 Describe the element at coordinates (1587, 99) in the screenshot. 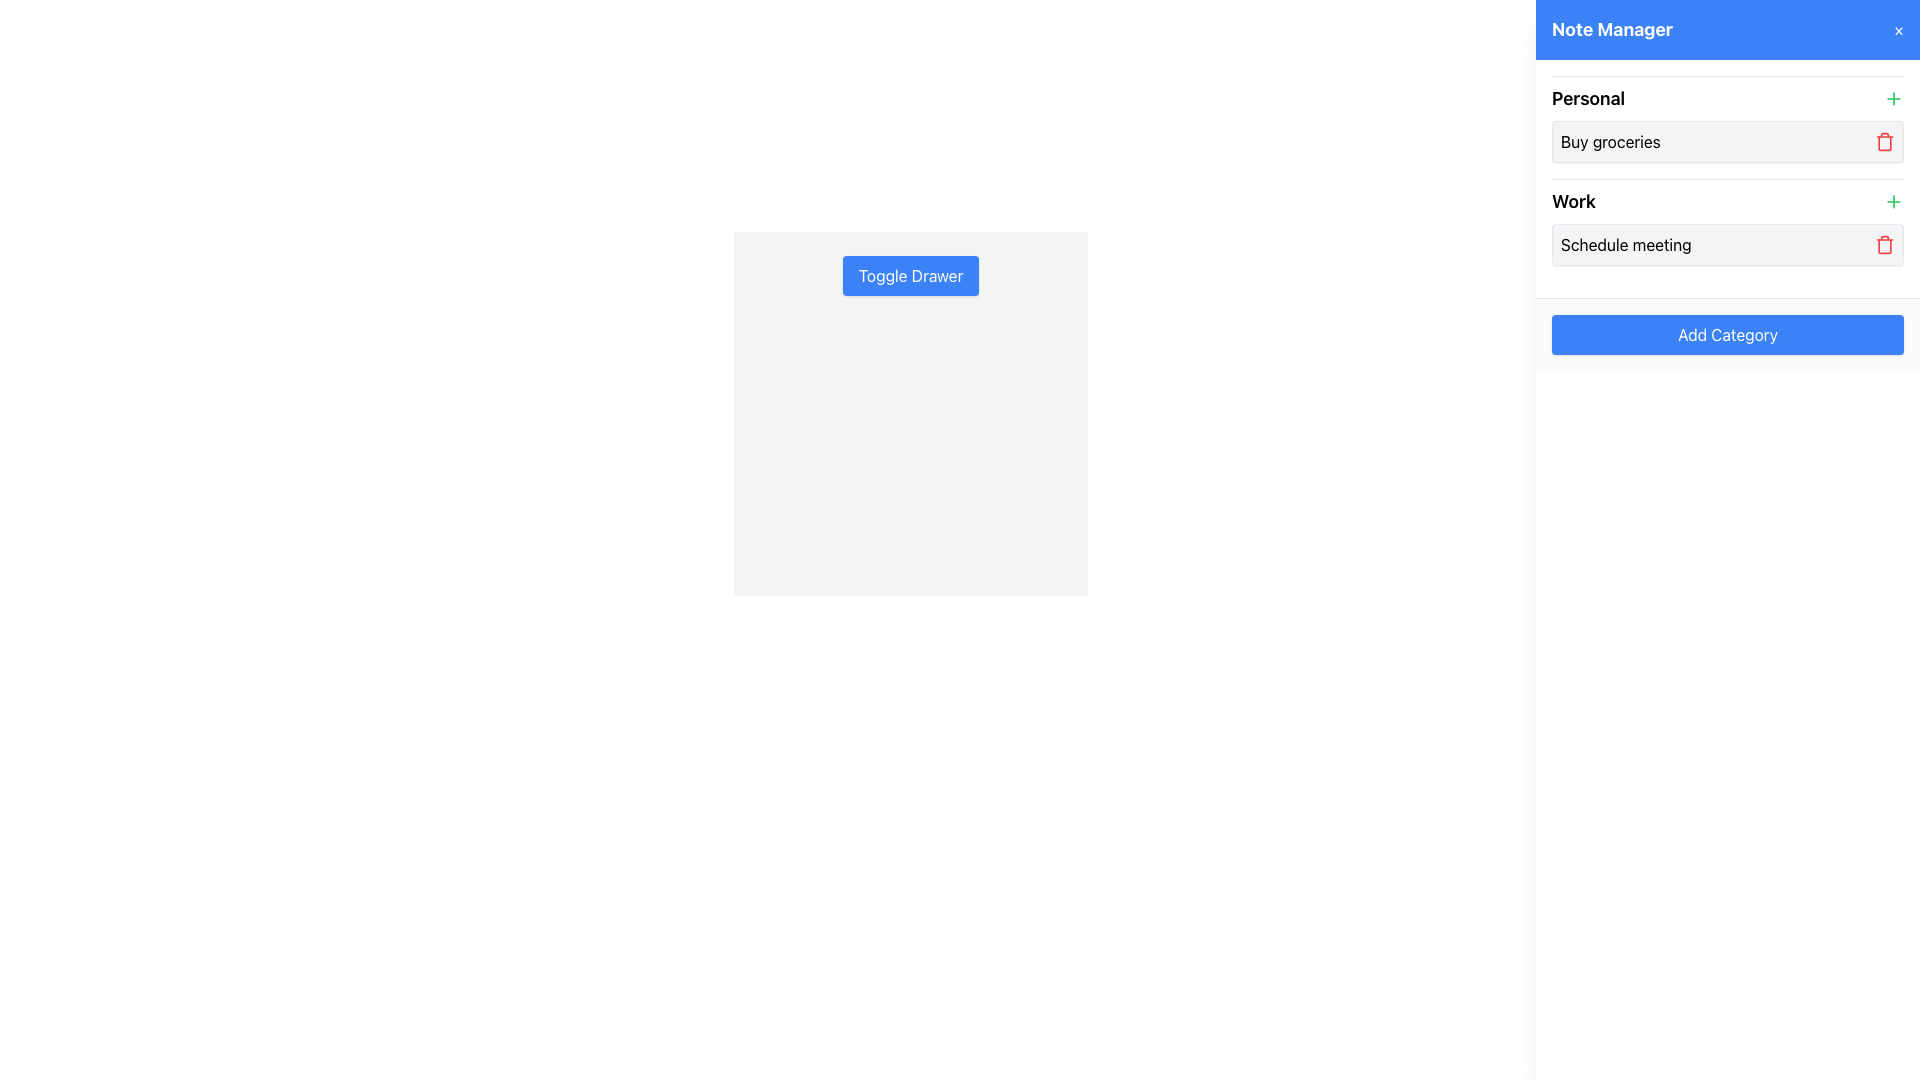

I see `the text label displaying 'Personal' in bold, located in the top-left quadrant of the 'Note Manager' section, above the items 'Buy groceries' and 'Schedule meeting'` at that location.